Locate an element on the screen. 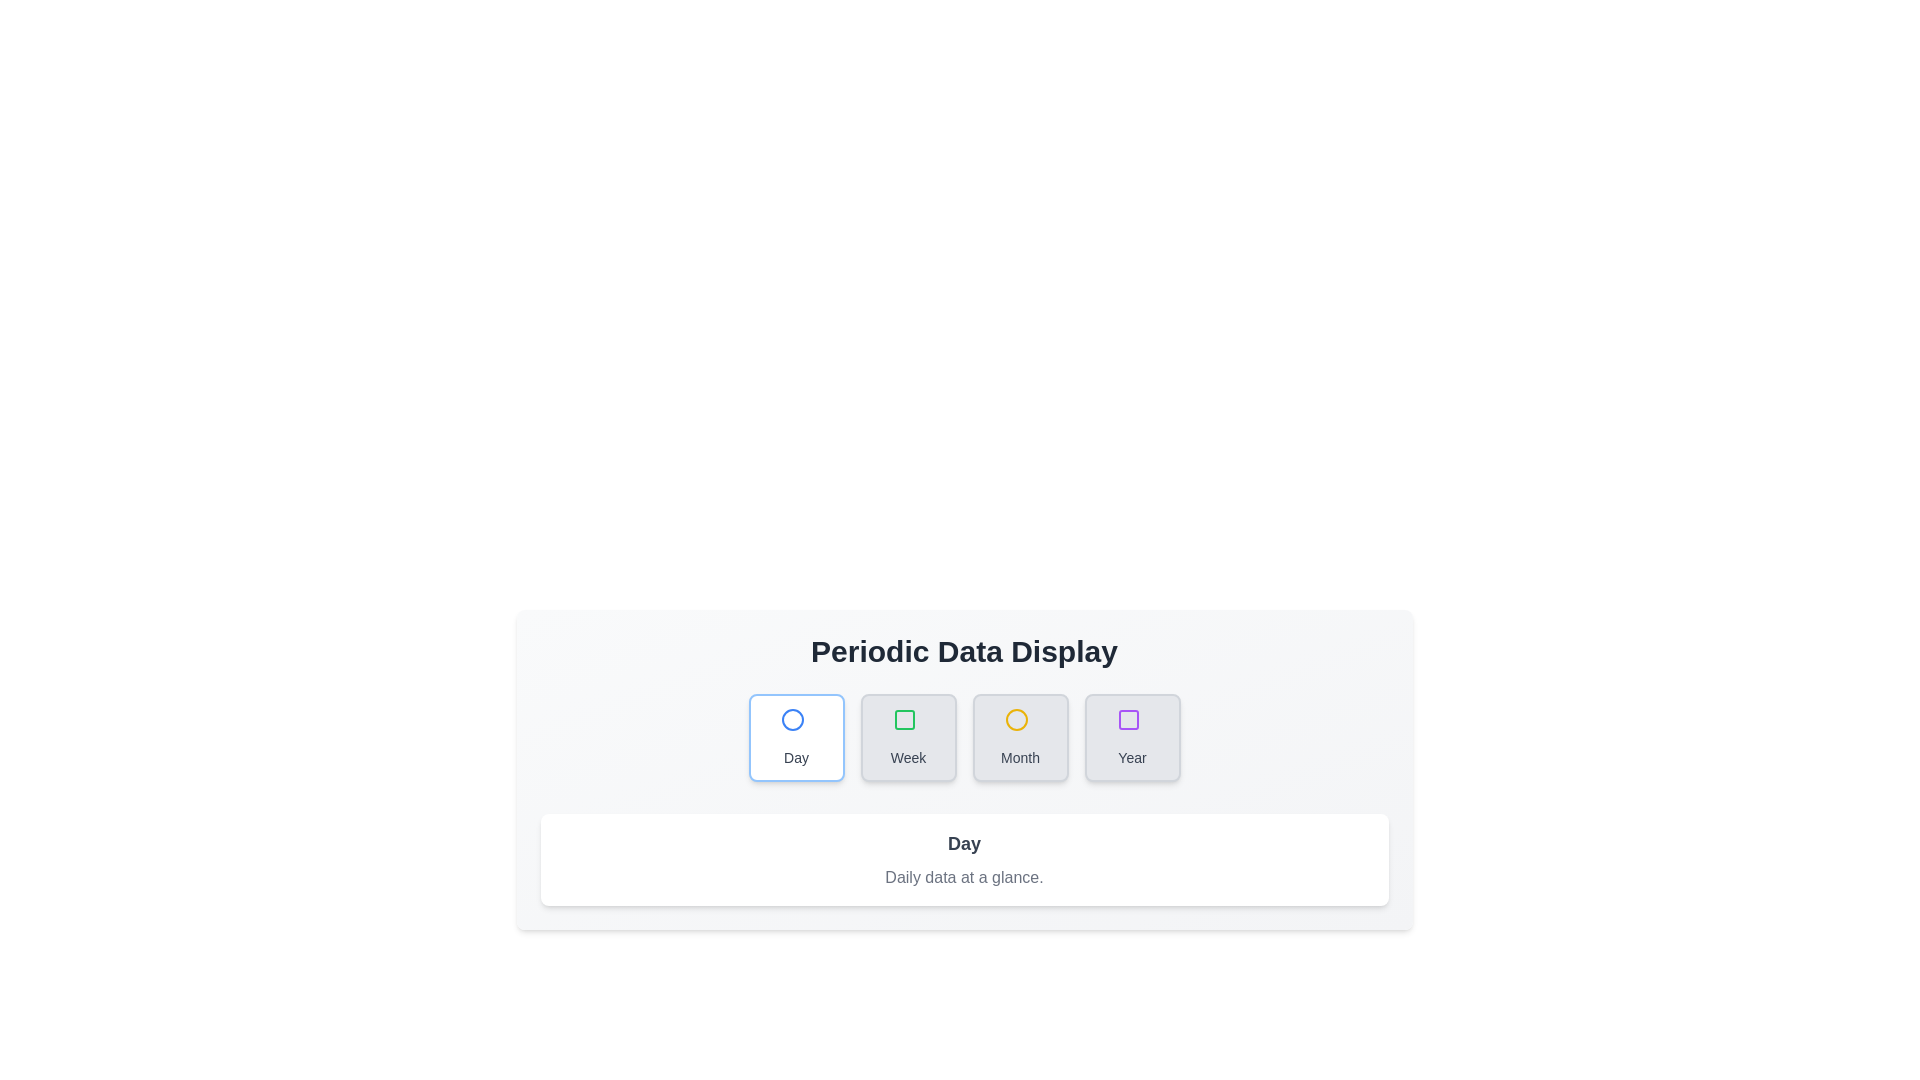 The image size is (1920, 1080). the SVG graphic icon representing the 'Year' button located at the center-top section of the button, which is the fourth button in a horizontal group beneath the heading 'Periodic Data Display' is located at coordinates (1132, 724).